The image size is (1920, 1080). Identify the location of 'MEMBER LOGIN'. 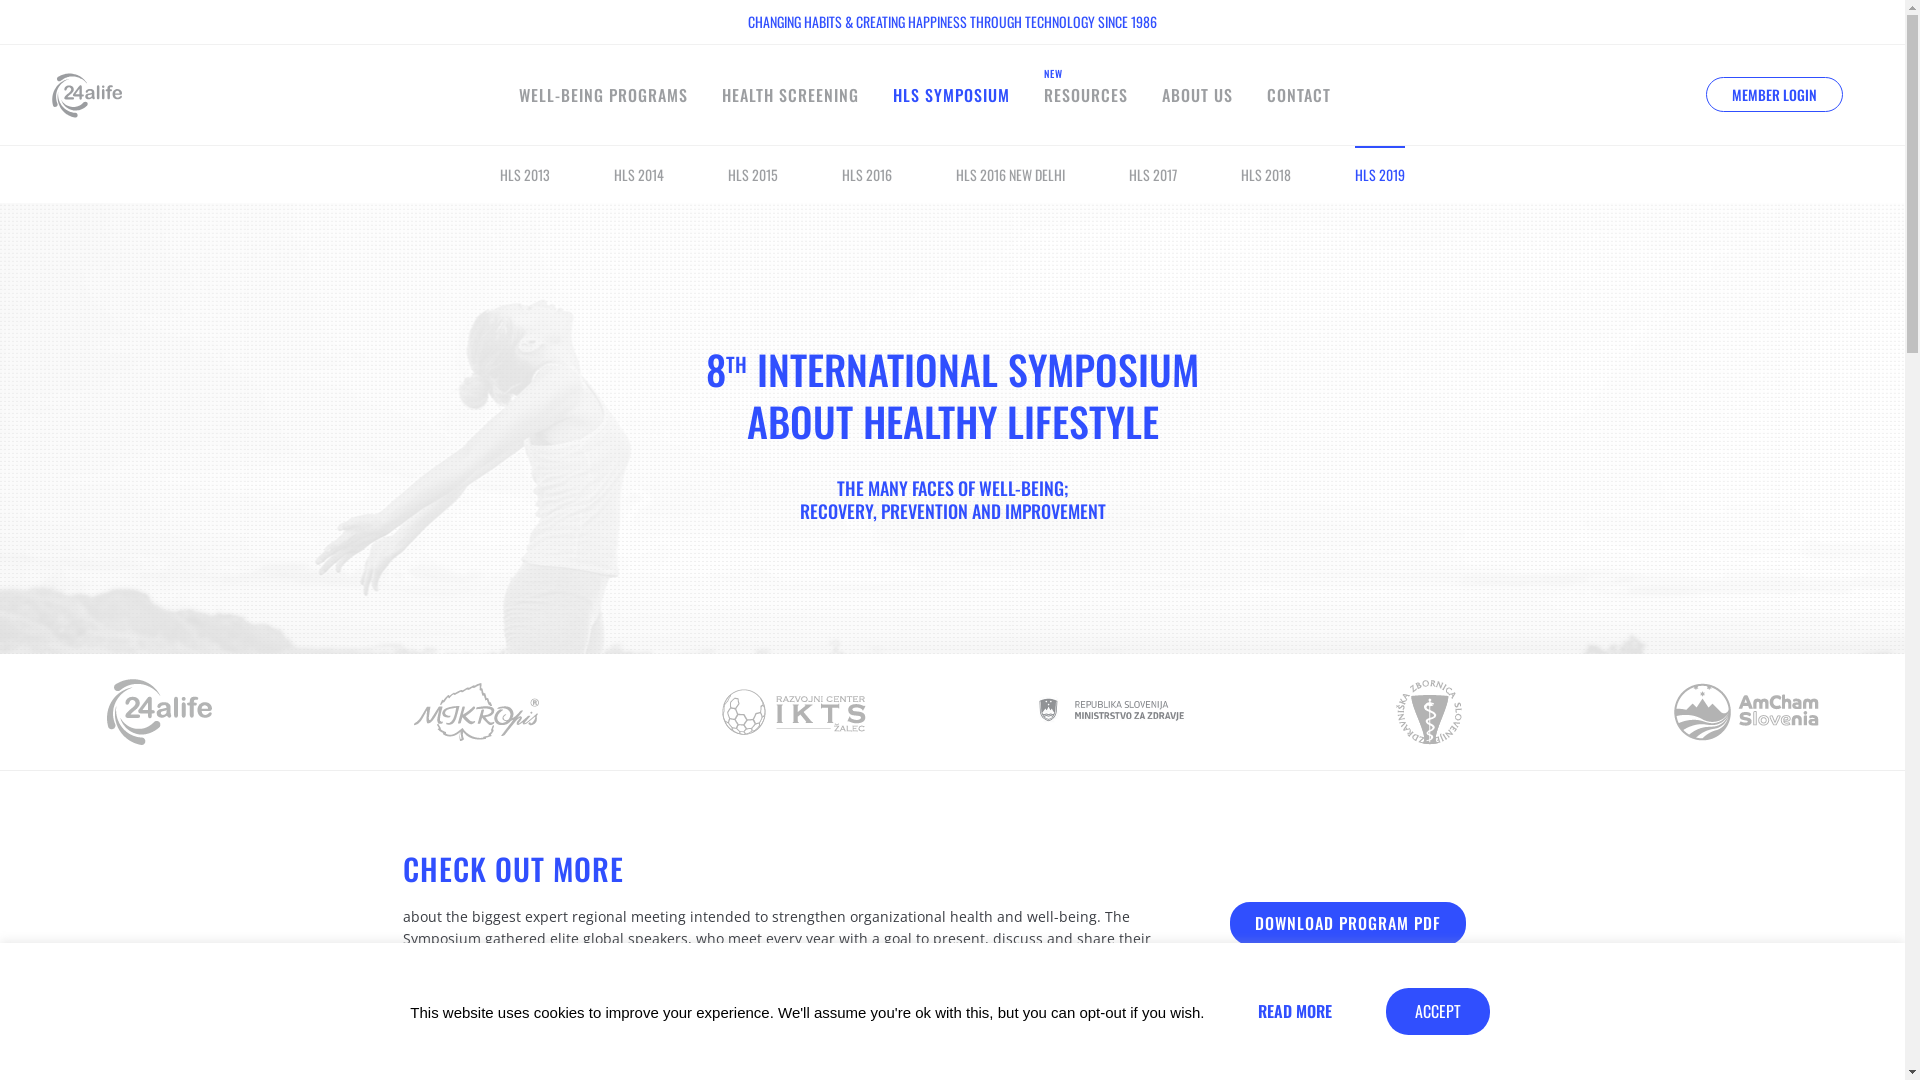
(1774, 93).